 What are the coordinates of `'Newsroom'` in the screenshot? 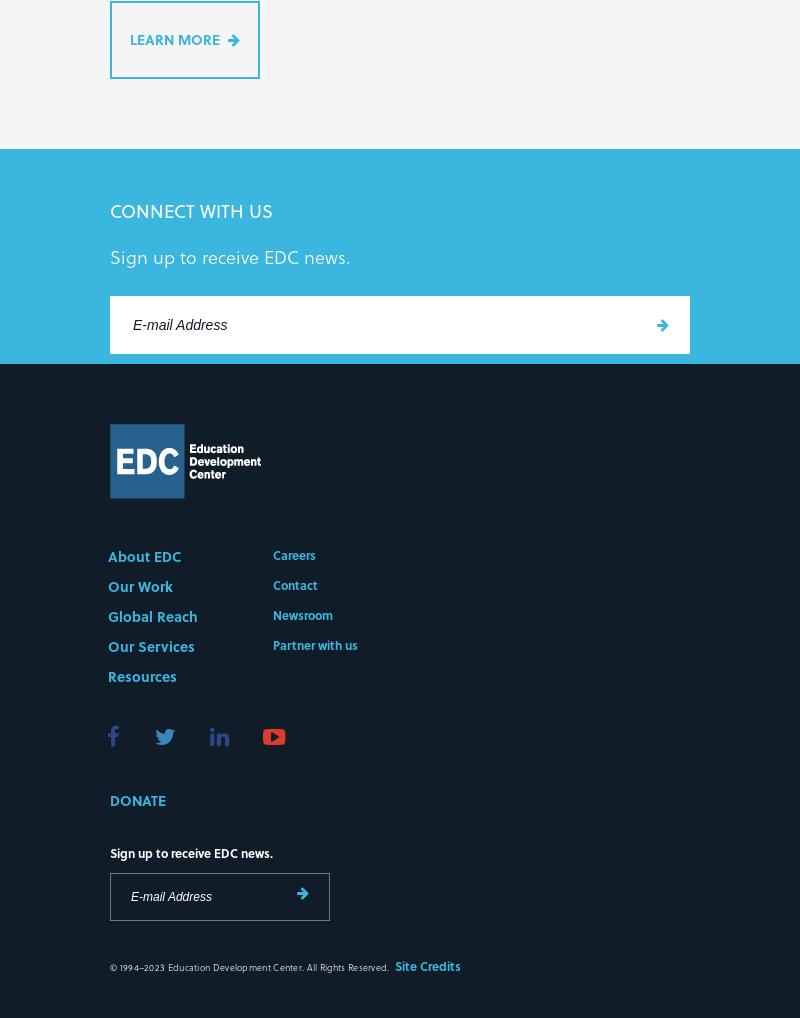 It's located at (302, 617).